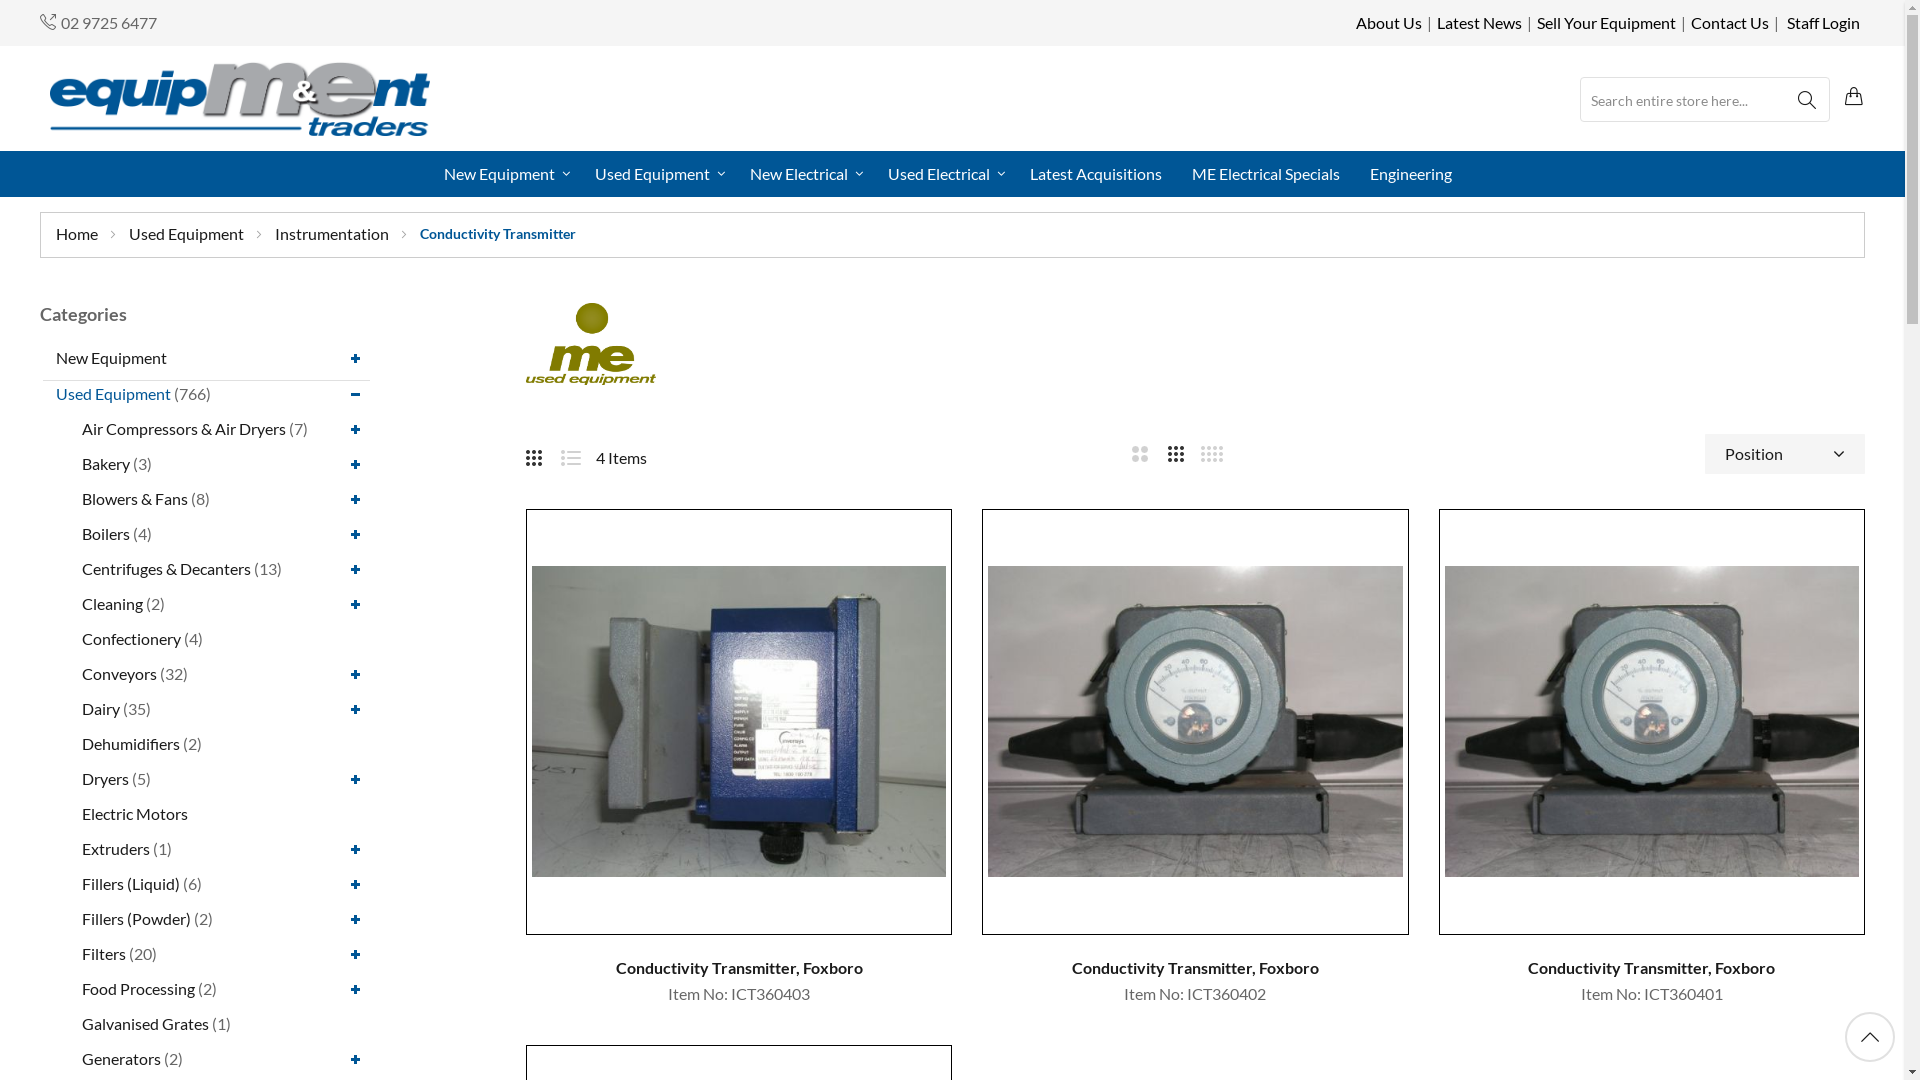 The height and width of the screenshot is (1080, 1920). I want to click on 'List', so click(577, 454).